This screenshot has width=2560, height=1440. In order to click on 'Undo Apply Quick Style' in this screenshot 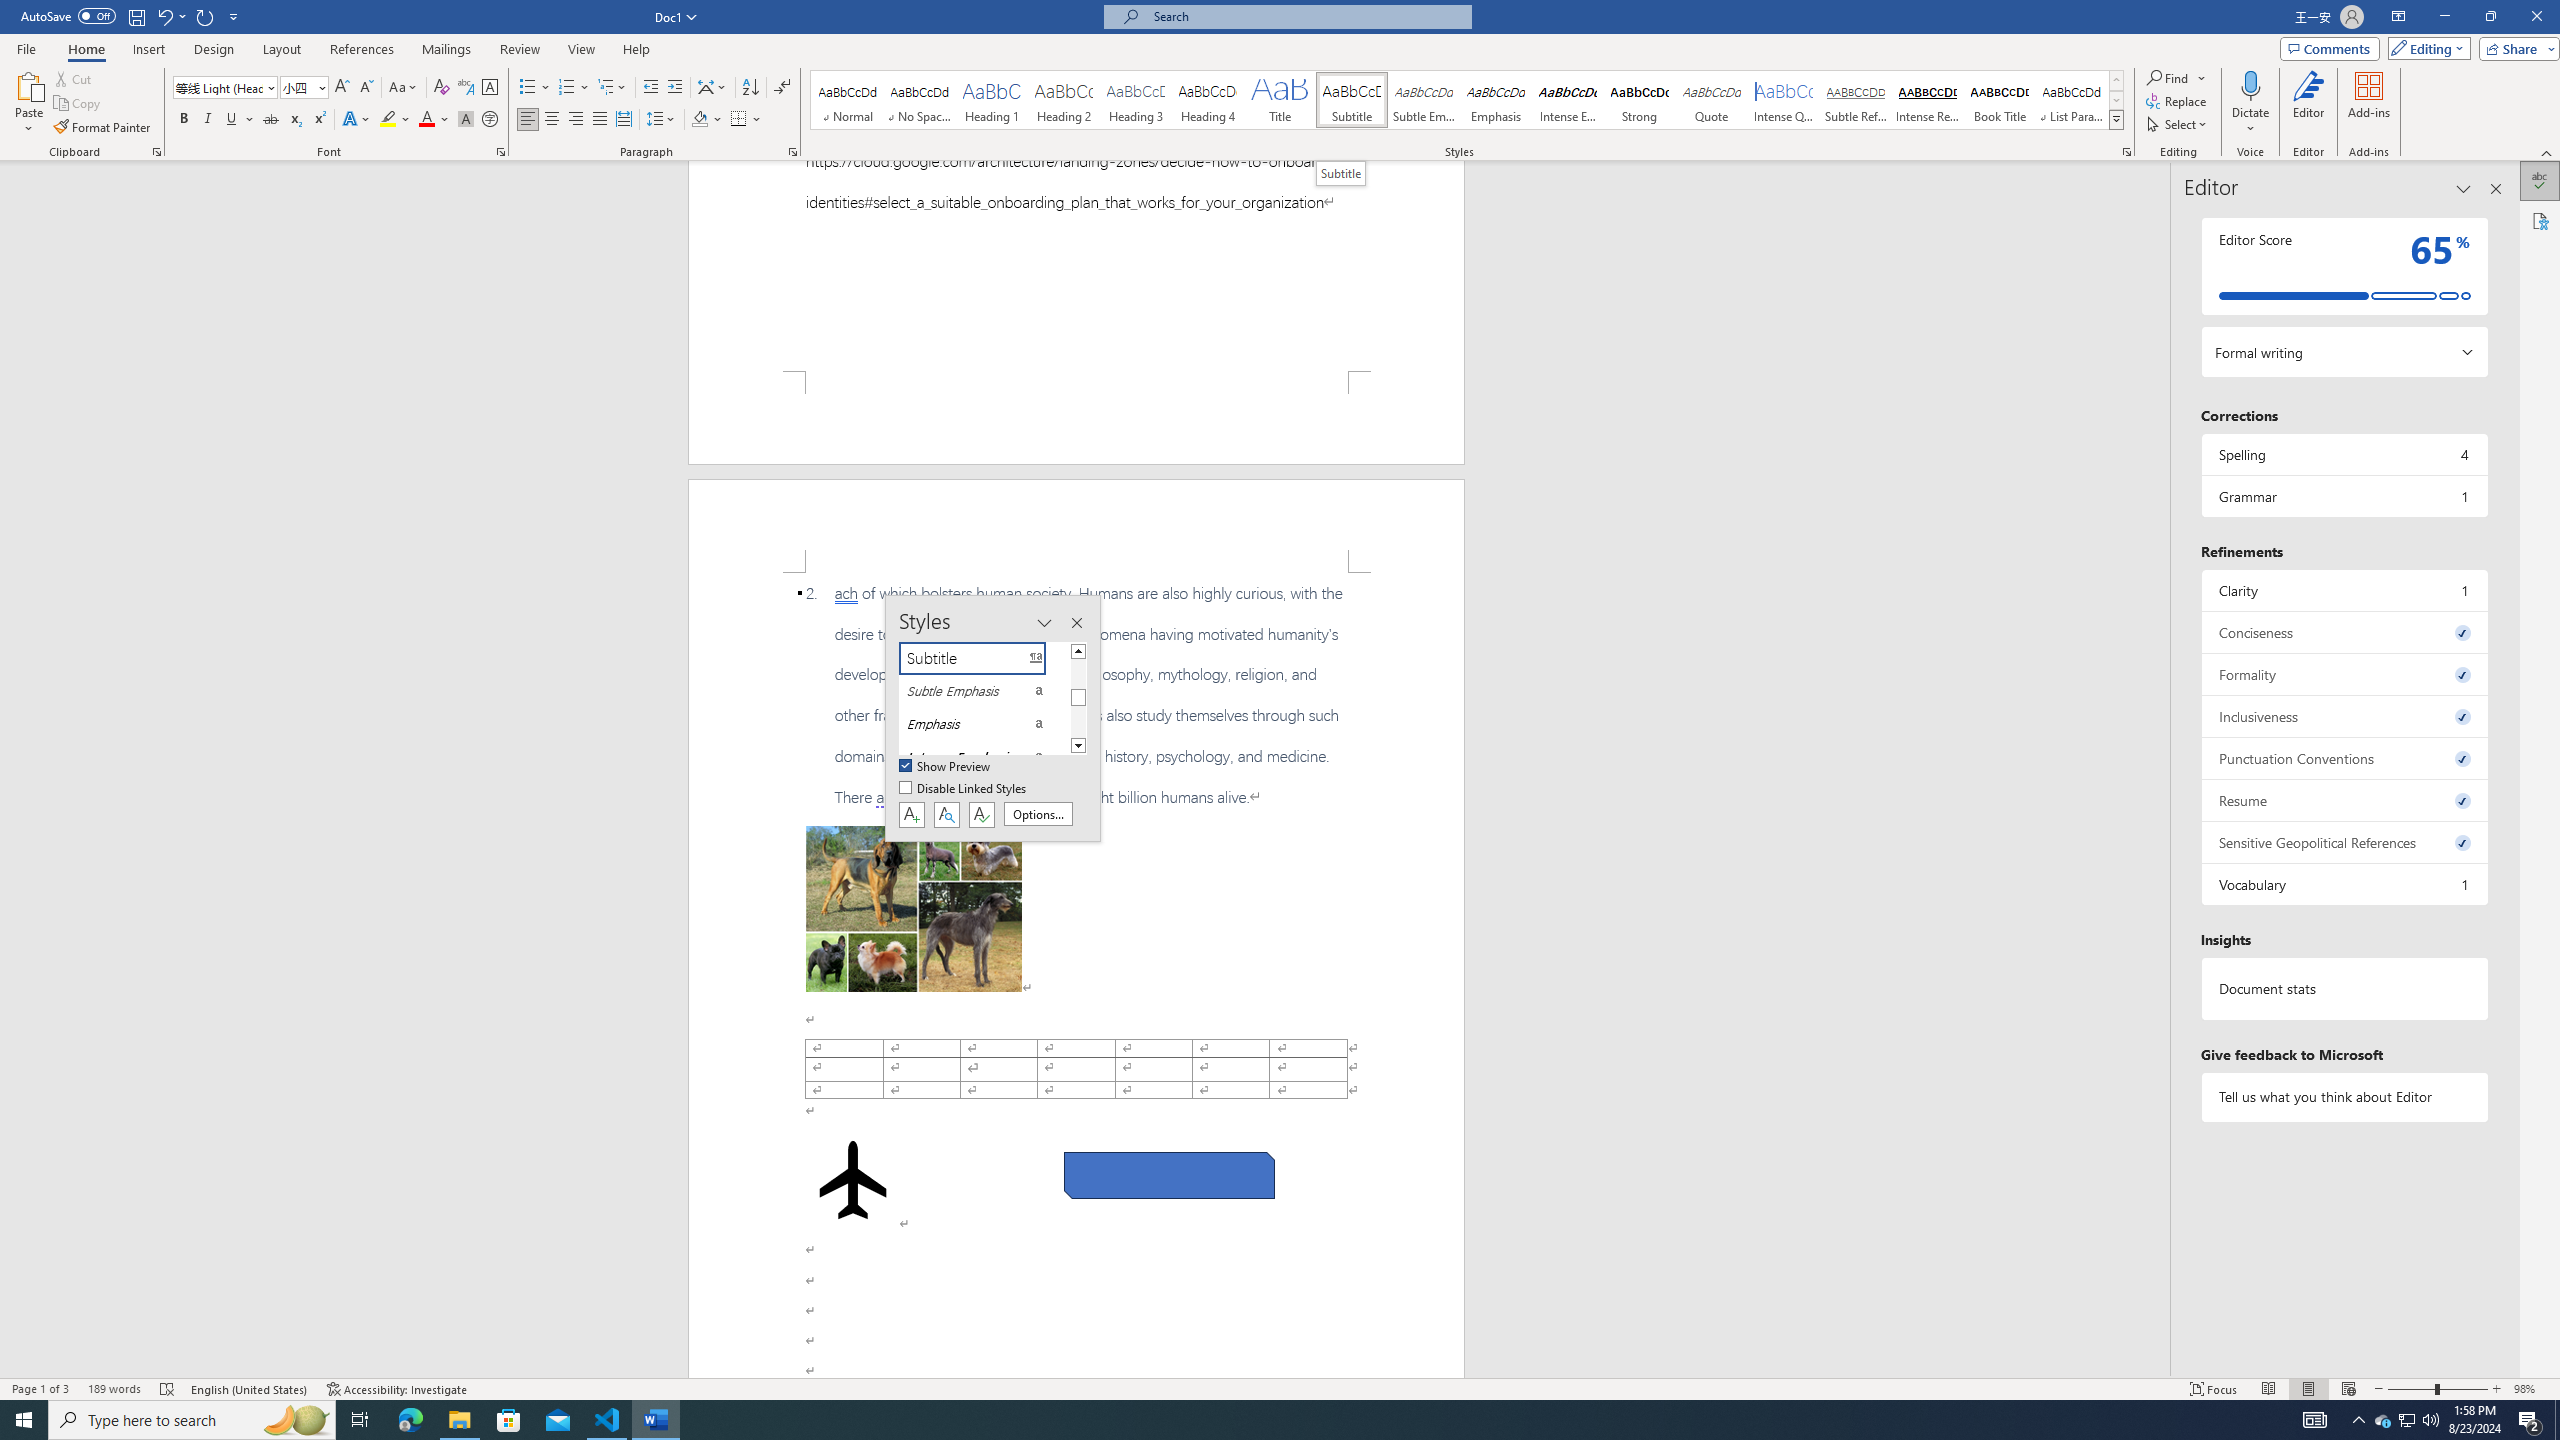, I will do `click(163, 15)`.